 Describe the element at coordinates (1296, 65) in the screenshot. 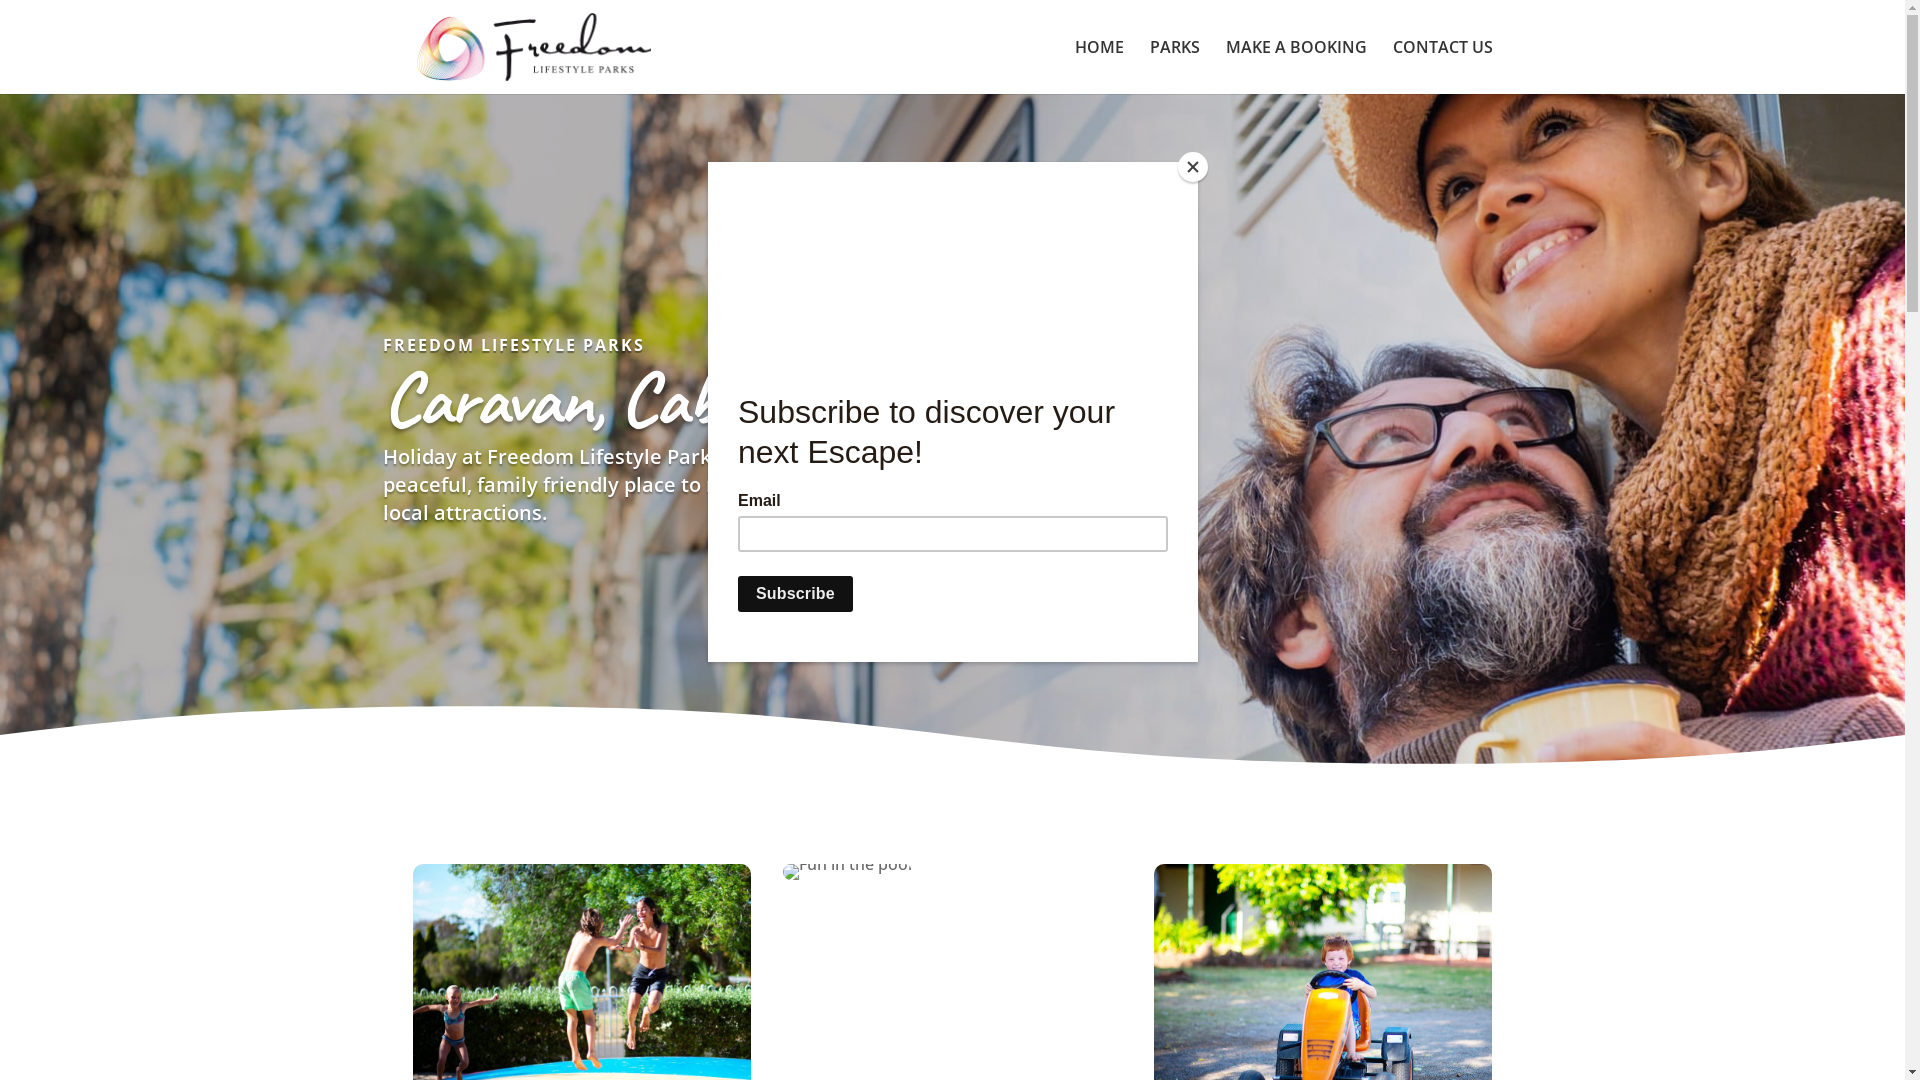

I see `'MAKE A BOOKING'` at that location.